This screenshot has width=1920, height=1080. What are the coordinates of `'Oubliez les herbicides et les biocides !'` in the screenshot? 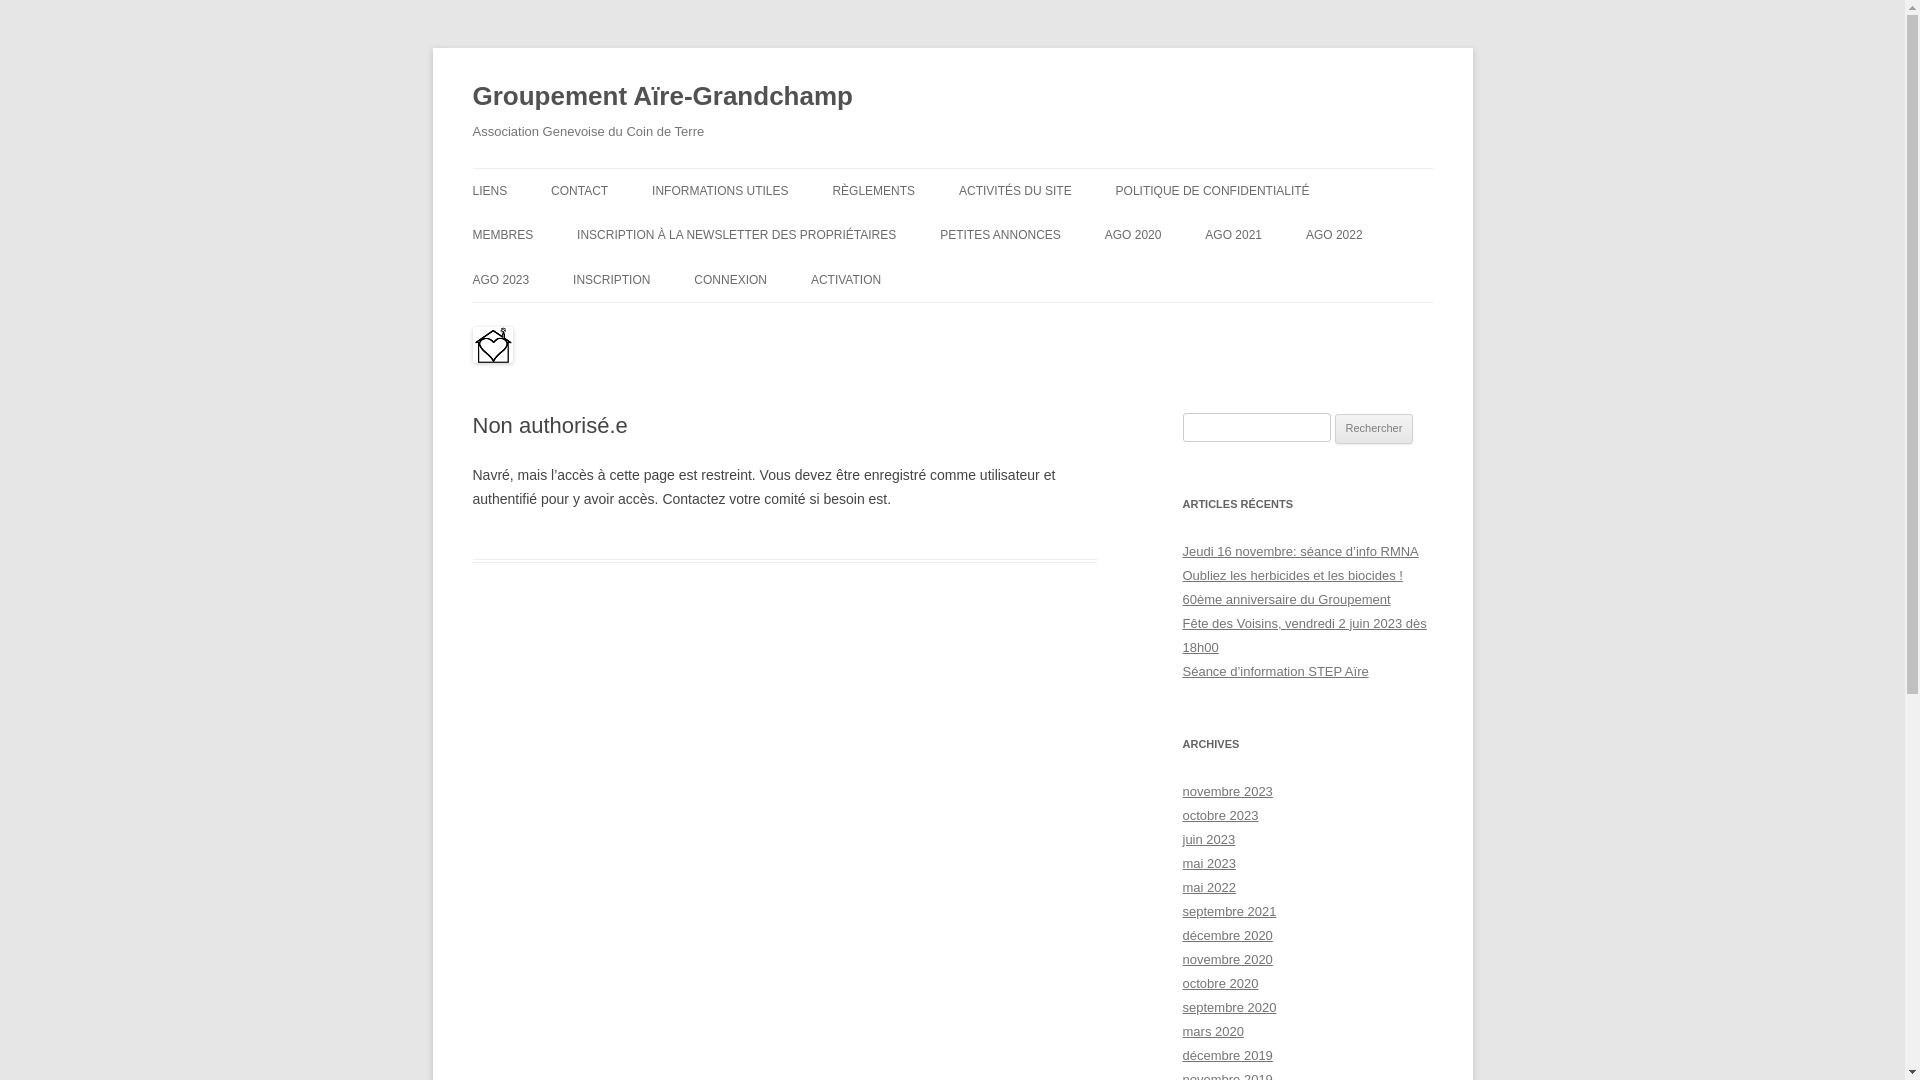 It's located at (1291, 575).